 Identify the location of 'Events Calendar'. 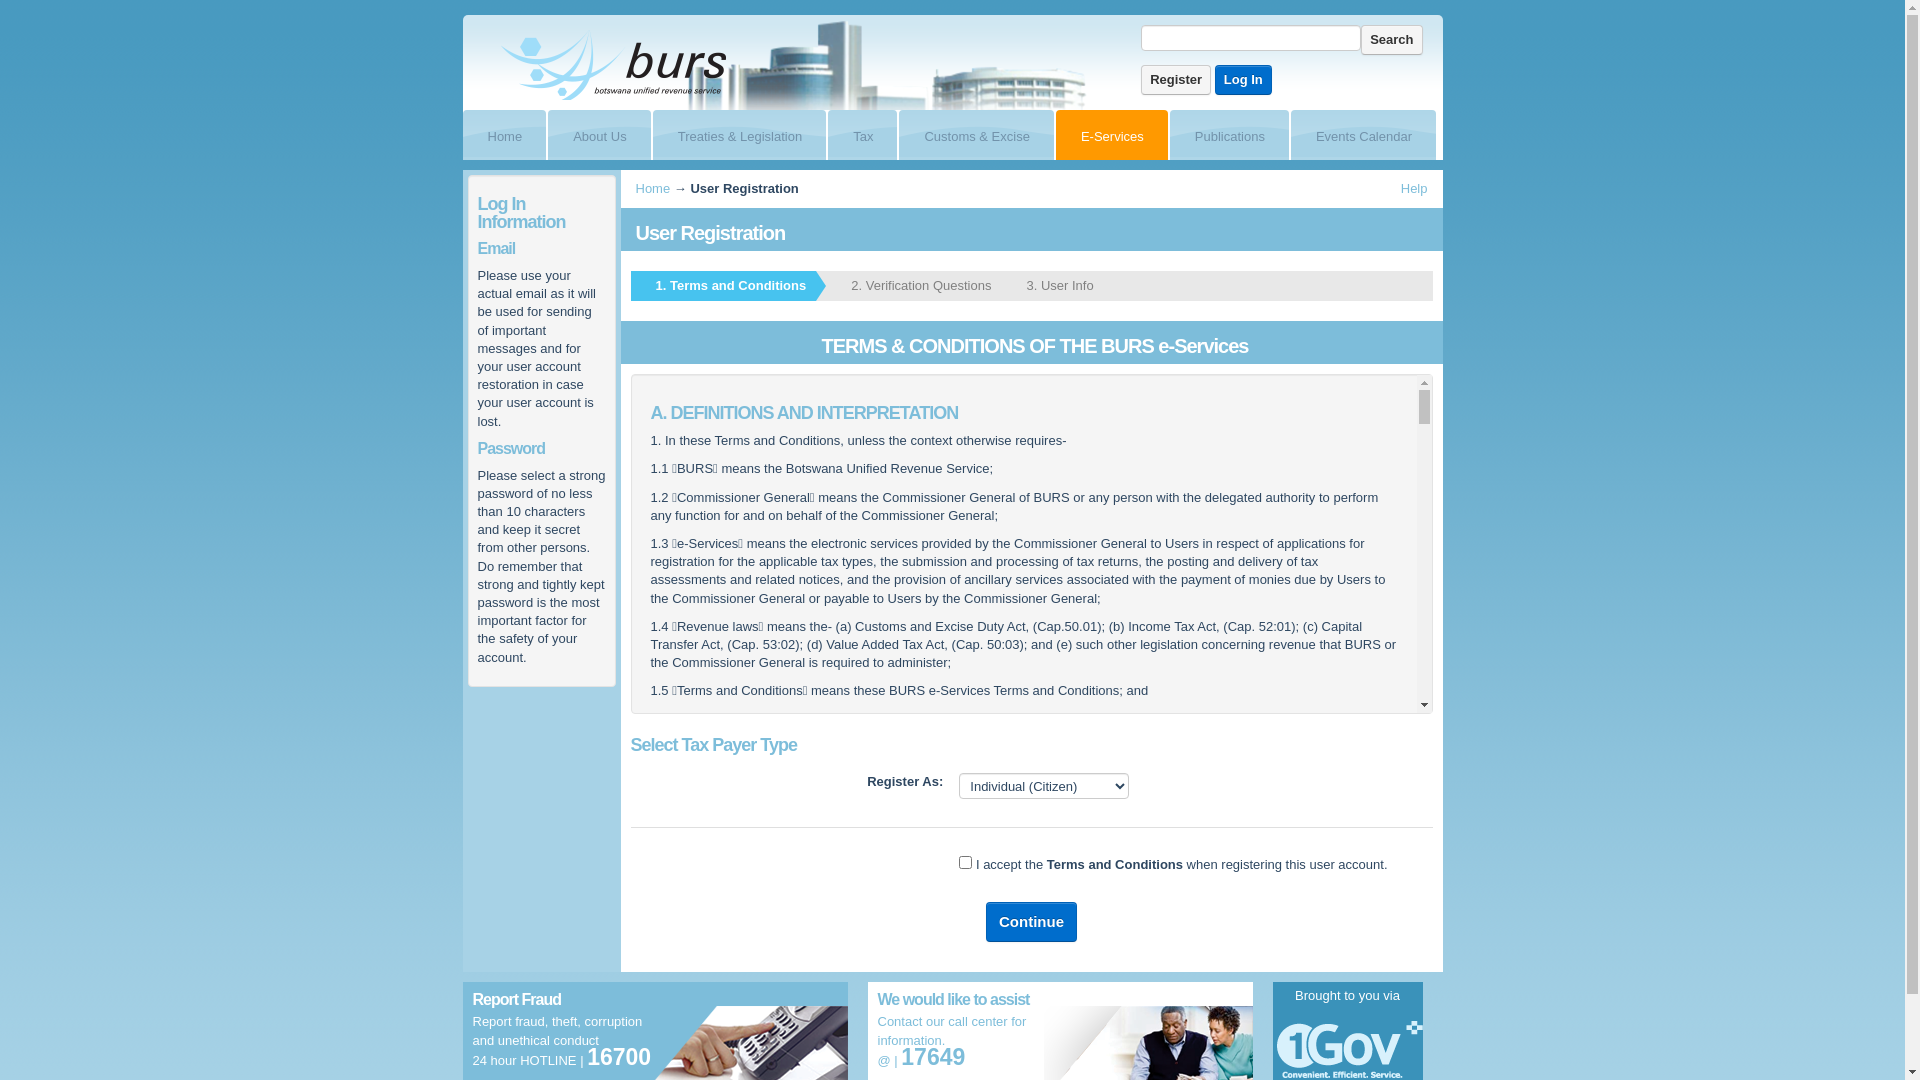
(1353, 135).